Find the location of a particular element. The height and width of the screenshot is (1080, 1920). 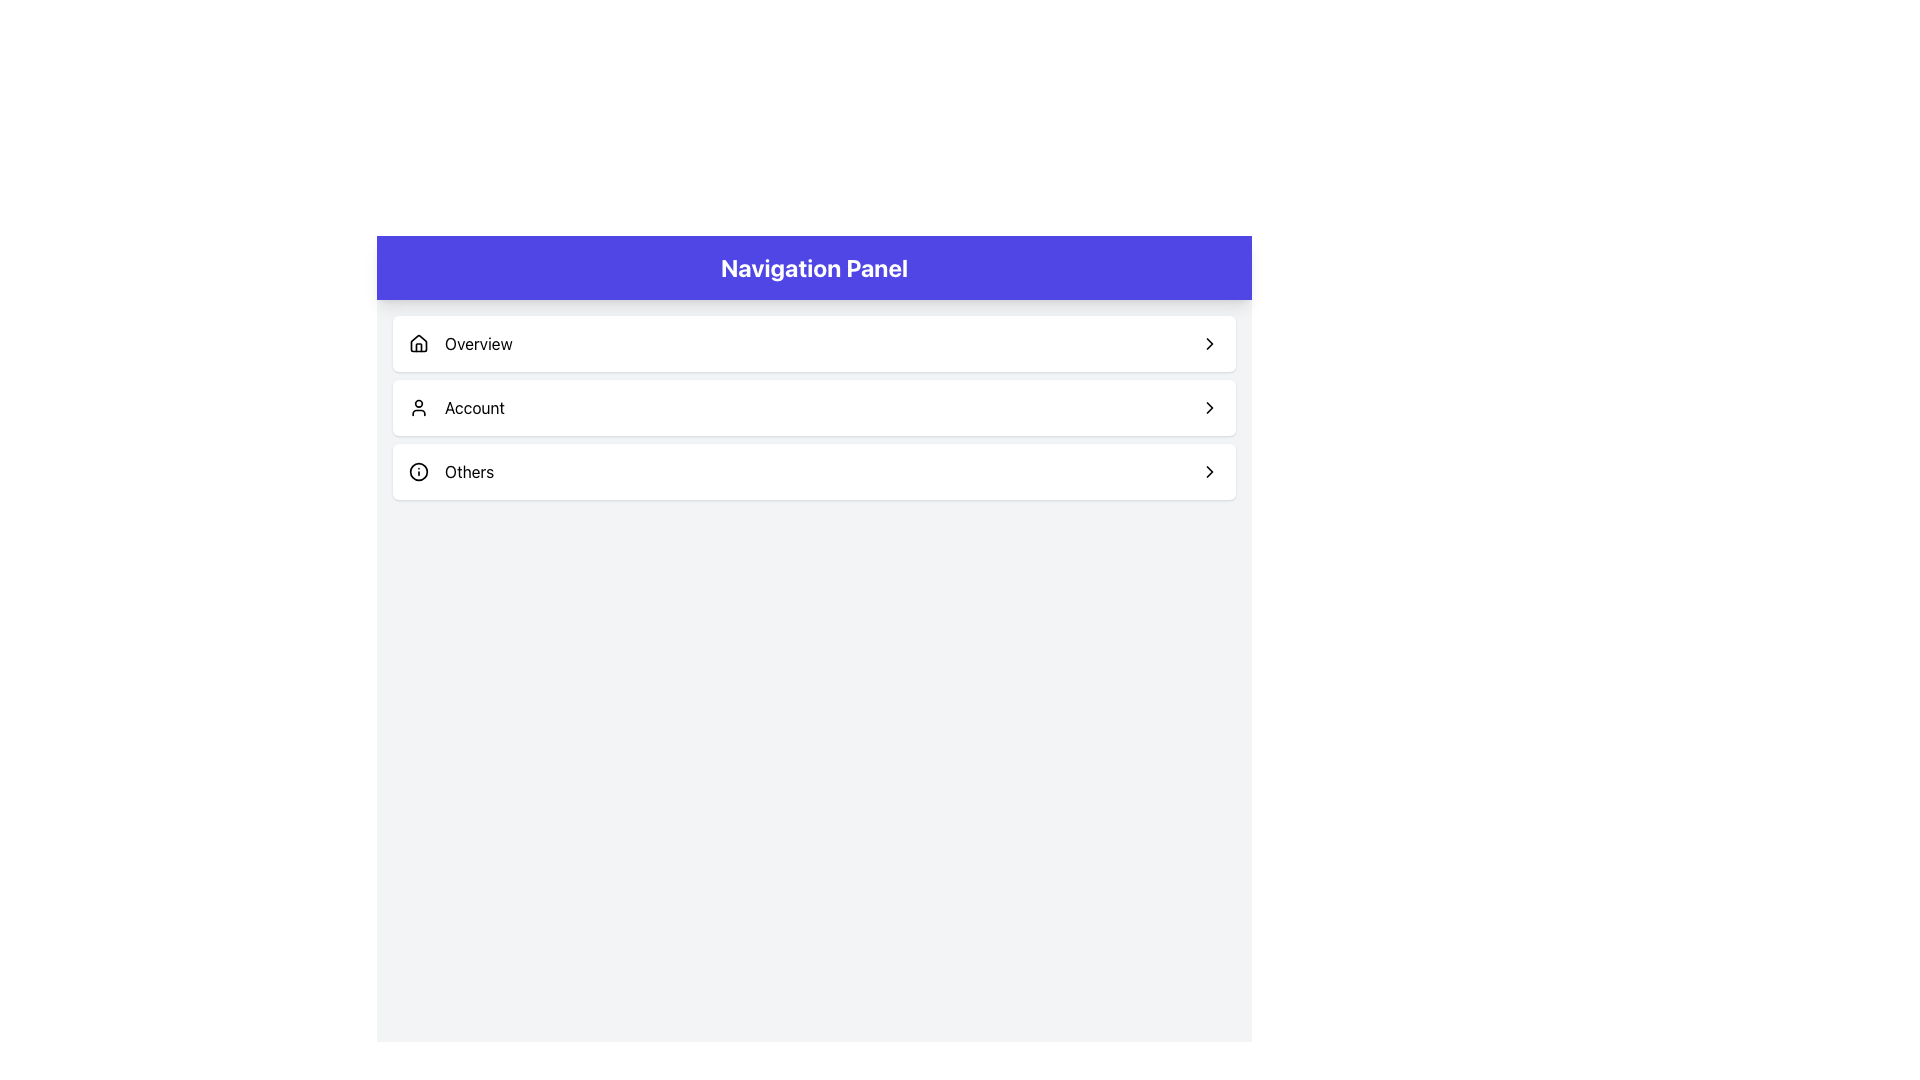

the SVG icon depicting a user, which is located to the left of the text 'Account' in the navigation list, specifically the second item in the list is located at coordinates (417, 407).